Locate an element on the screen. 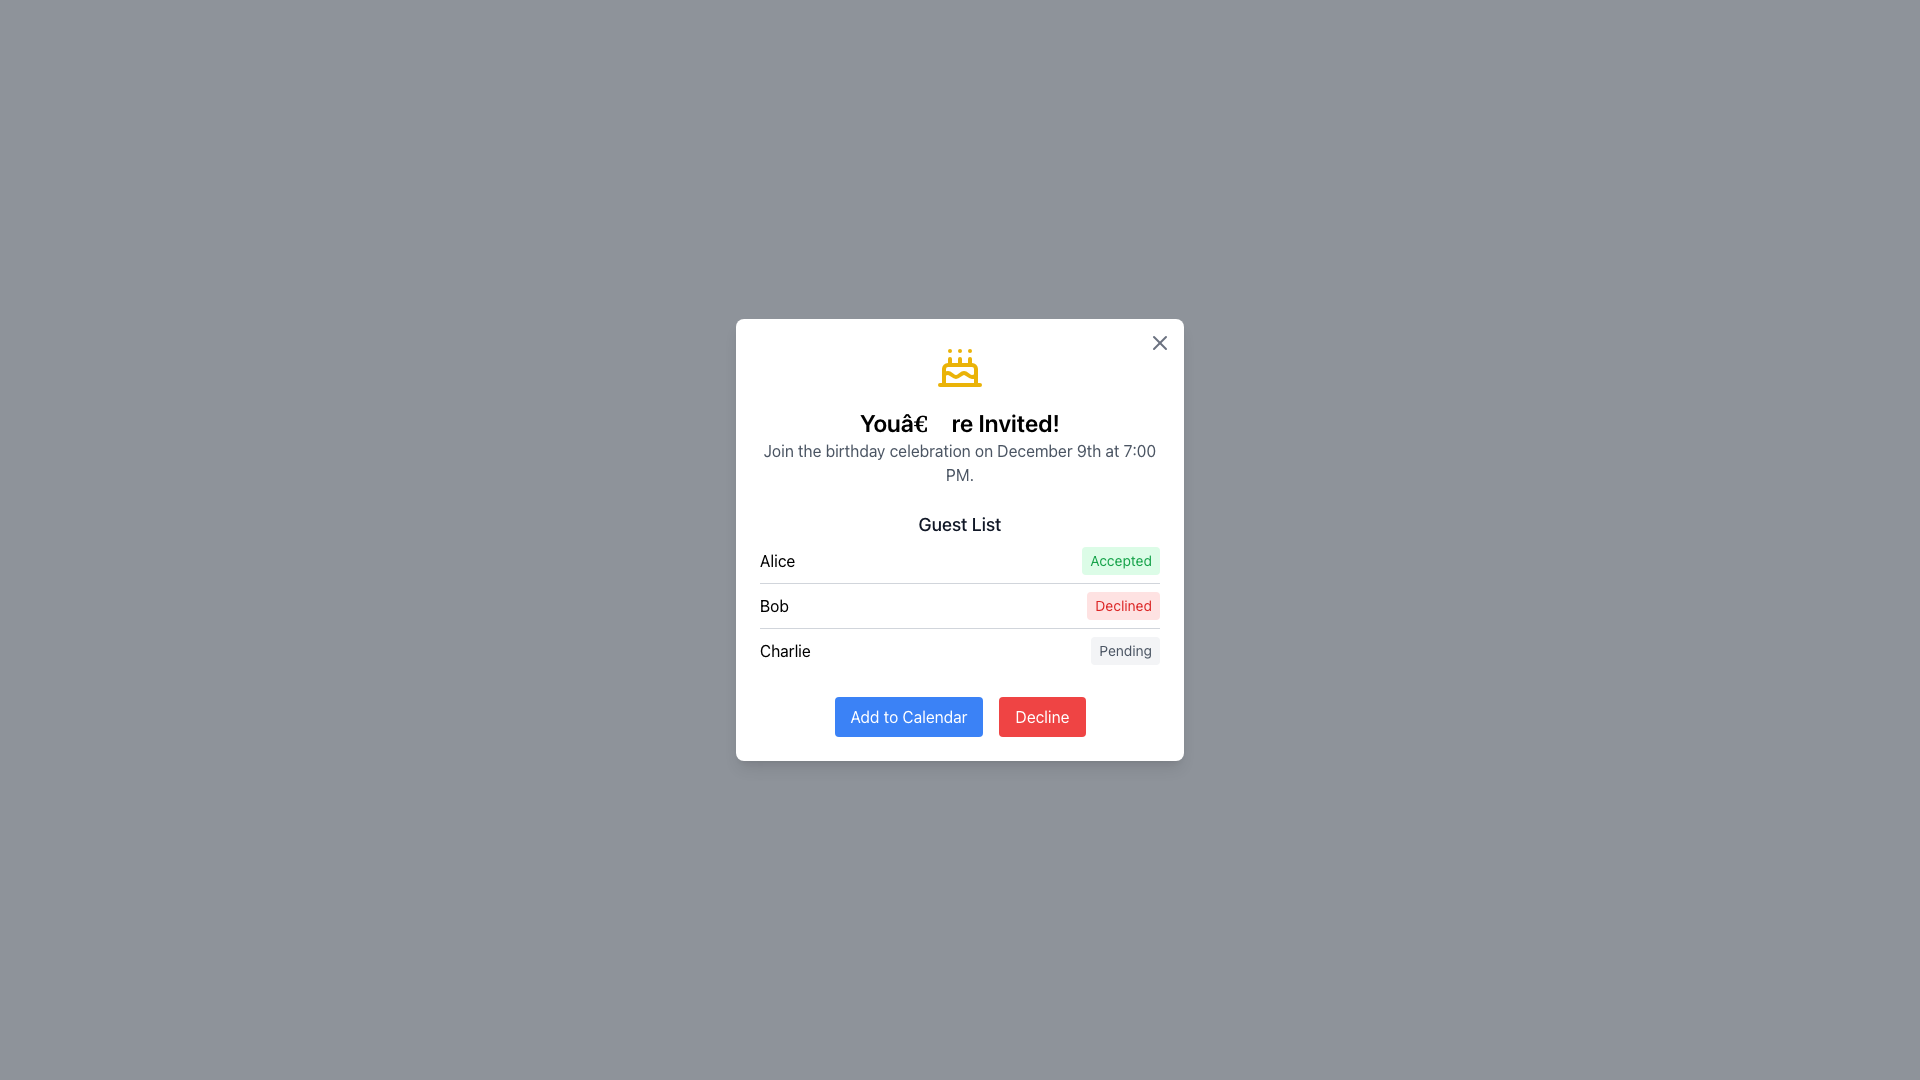 This screenshot has width=1920, height=1080. the informative text block with a yellow cake icon that contains the heading 'You’re Invited!' and event details, located at the top-centered part of the modal is located at coordinates (960, 414).